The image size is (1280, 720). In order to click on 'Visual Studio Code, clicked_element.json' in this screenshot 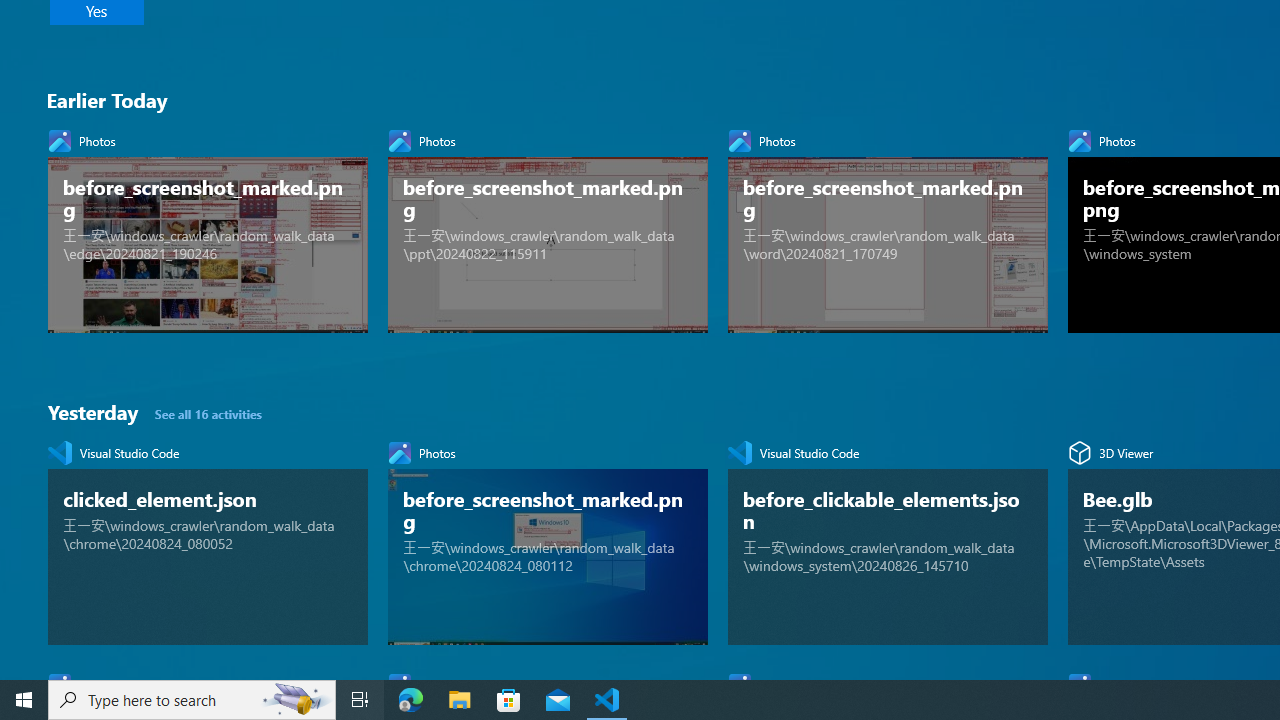, I will do `click(208, 537)`.